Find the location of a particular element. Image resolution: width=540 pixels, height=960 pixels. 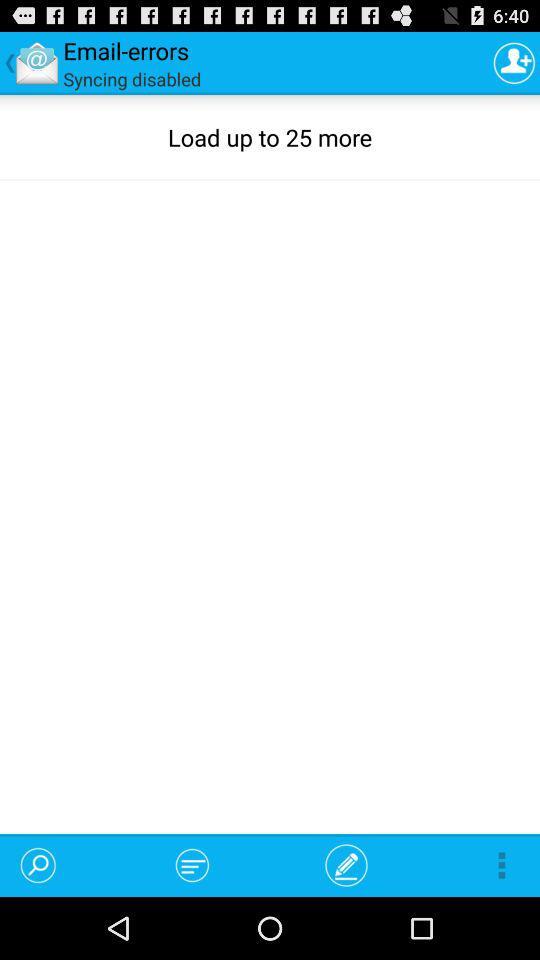

the app next to the syncing disabled is located at coordinates (514, 62).